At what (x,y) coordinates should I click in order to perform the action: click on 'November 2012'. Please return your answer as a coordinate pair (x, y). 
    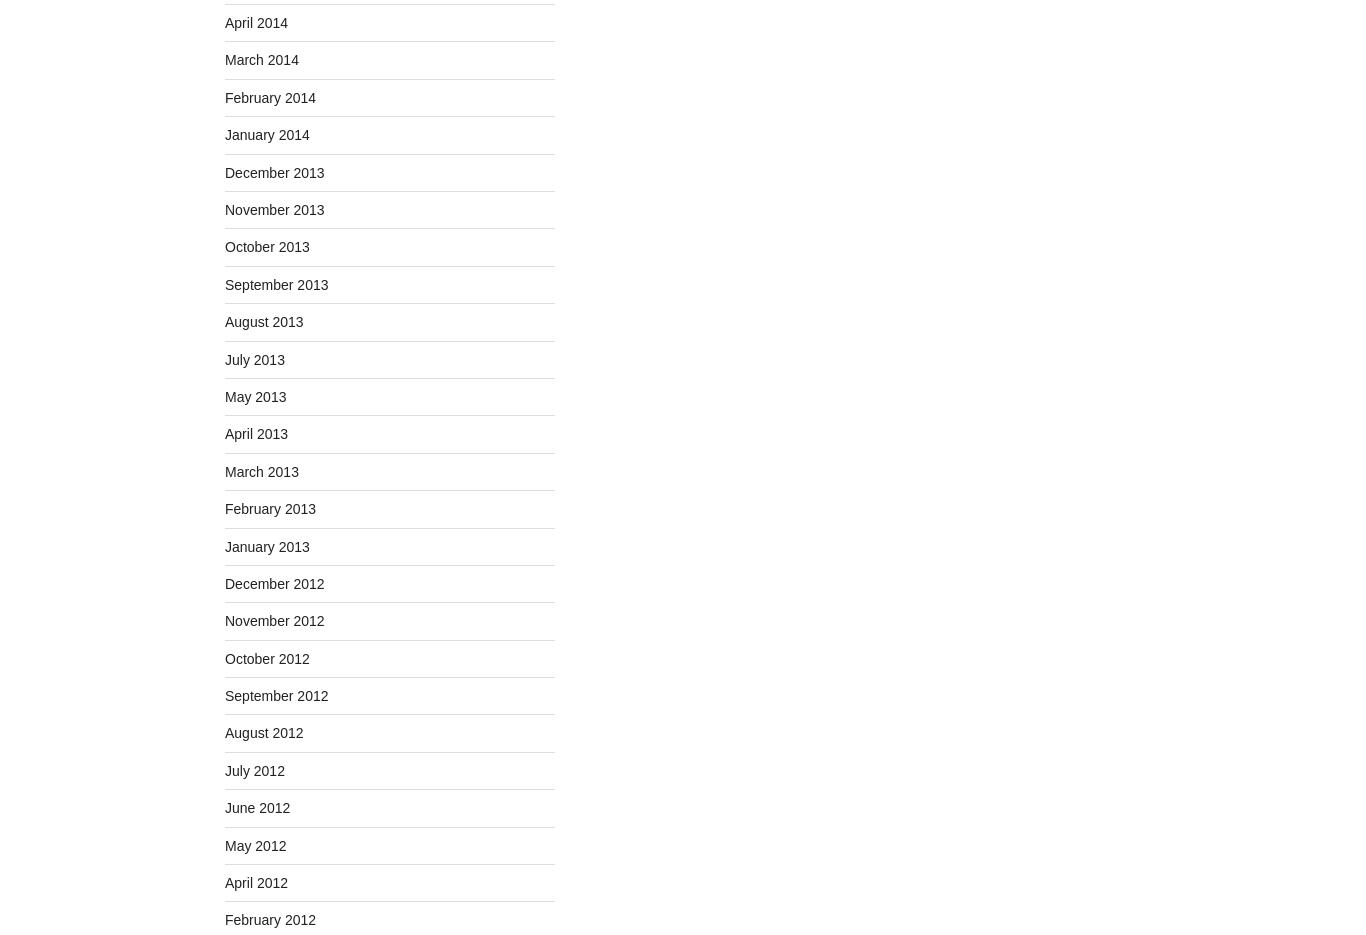
    Looking at the image, I should click on (274, 620).